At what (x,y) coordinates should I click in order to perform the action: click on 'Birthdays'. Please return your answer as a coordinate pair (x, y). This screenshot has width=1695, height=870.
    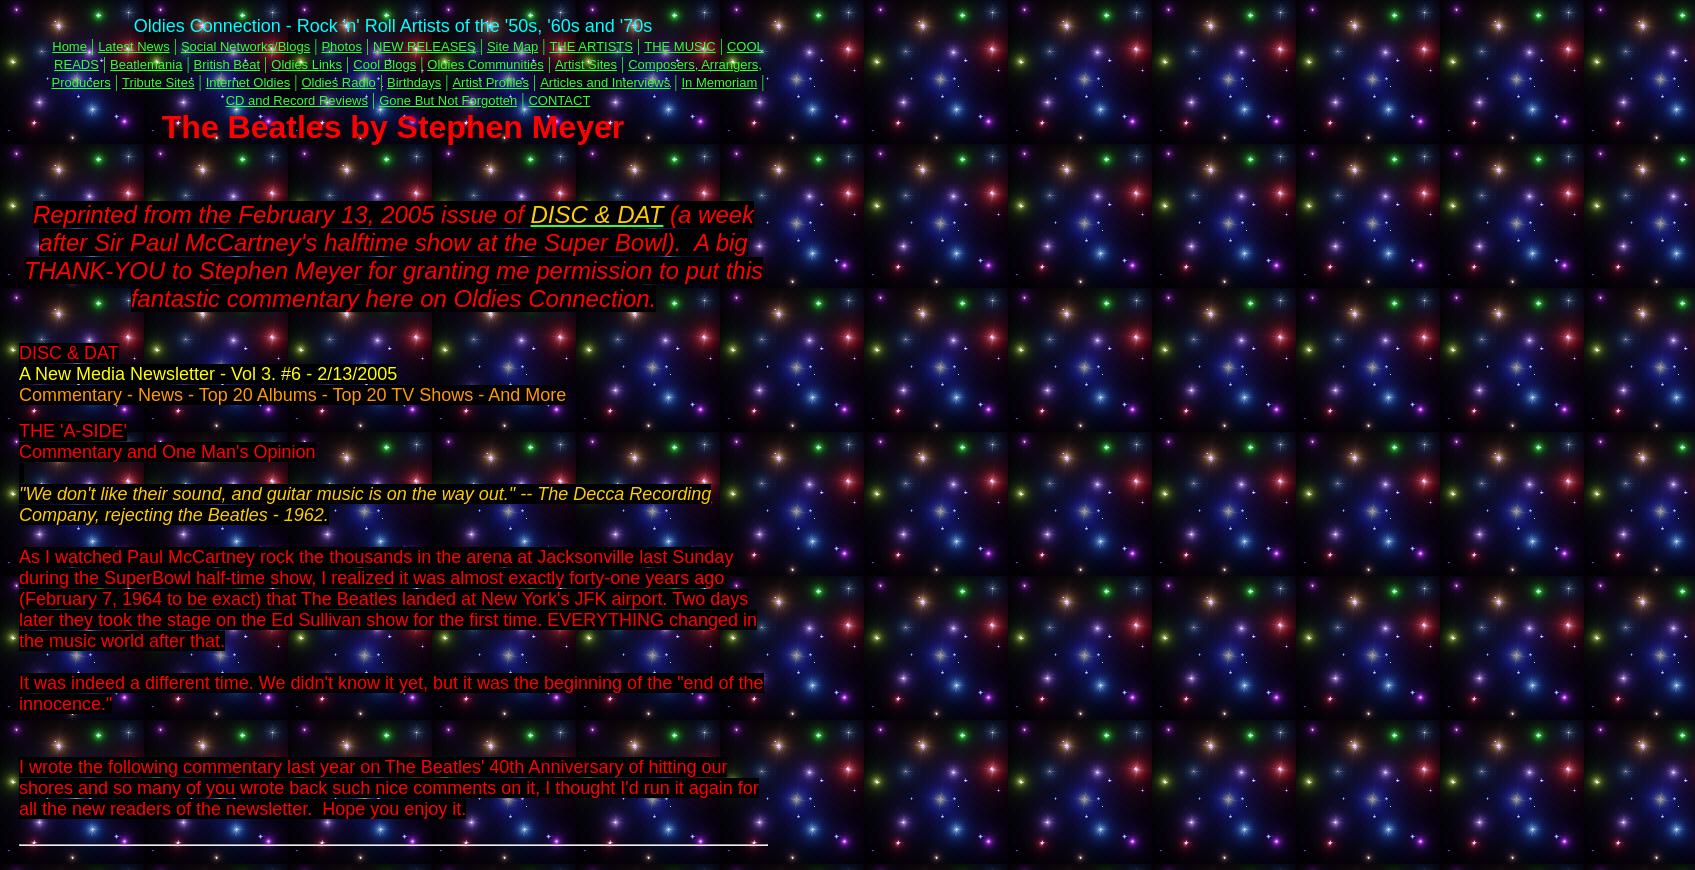
    Looking at the image, I should click on (413, 81).